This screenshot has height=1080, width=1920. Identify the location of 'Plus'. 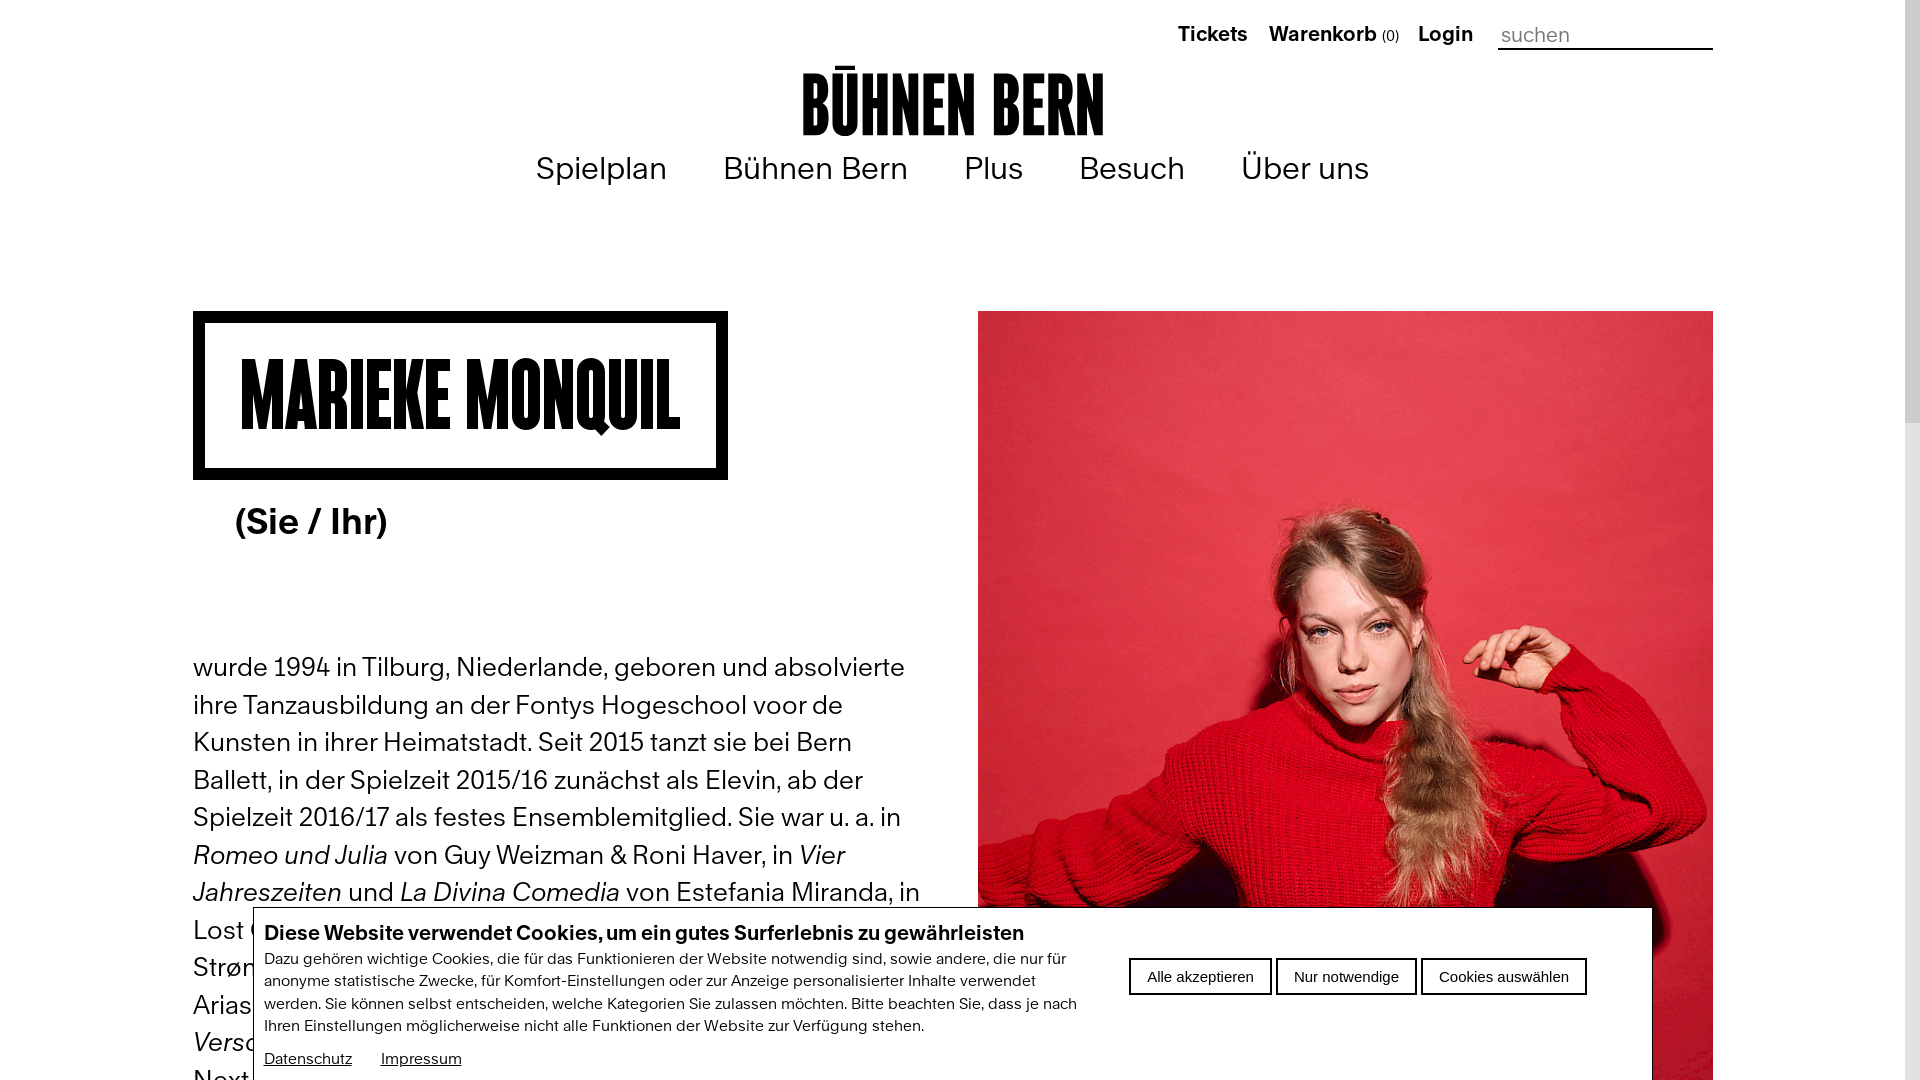
(993, 167).